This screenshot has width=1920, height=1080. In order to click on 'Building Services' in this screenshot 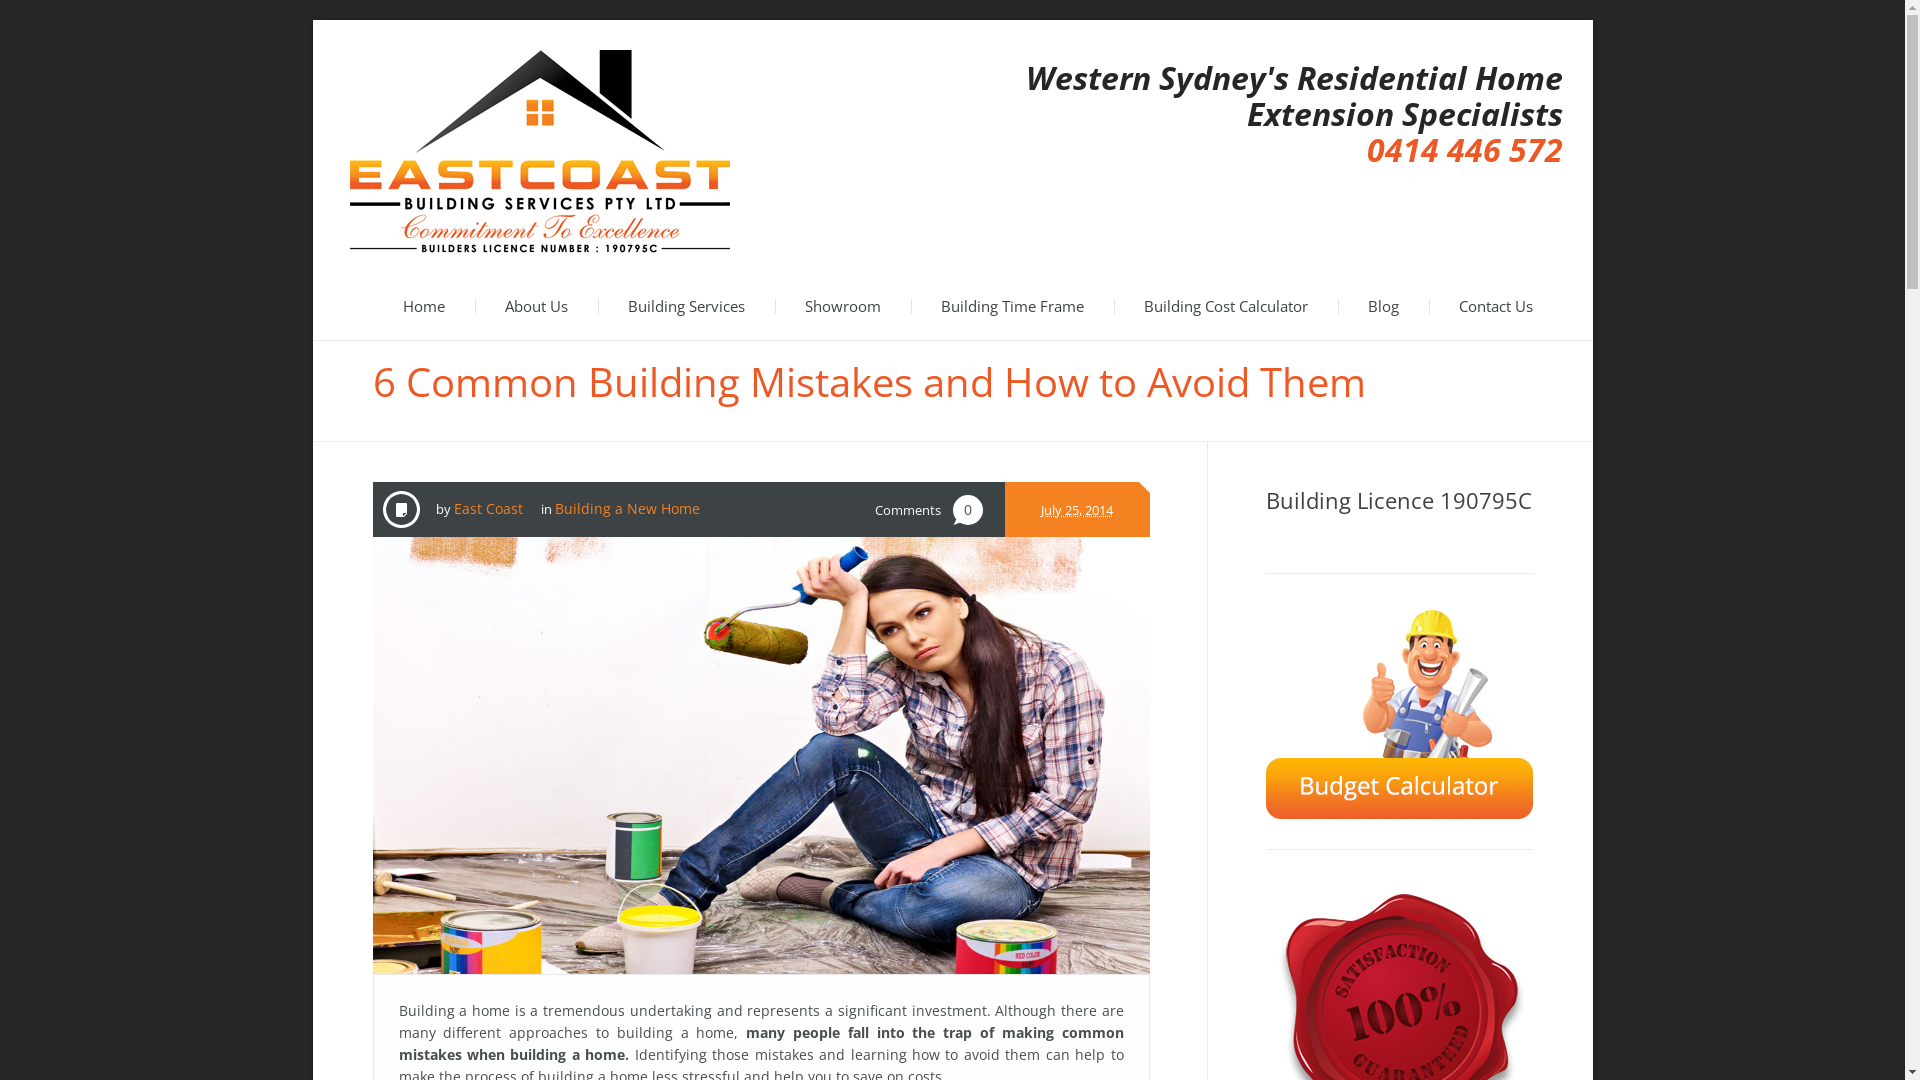, I will do `click(686, 306)`.